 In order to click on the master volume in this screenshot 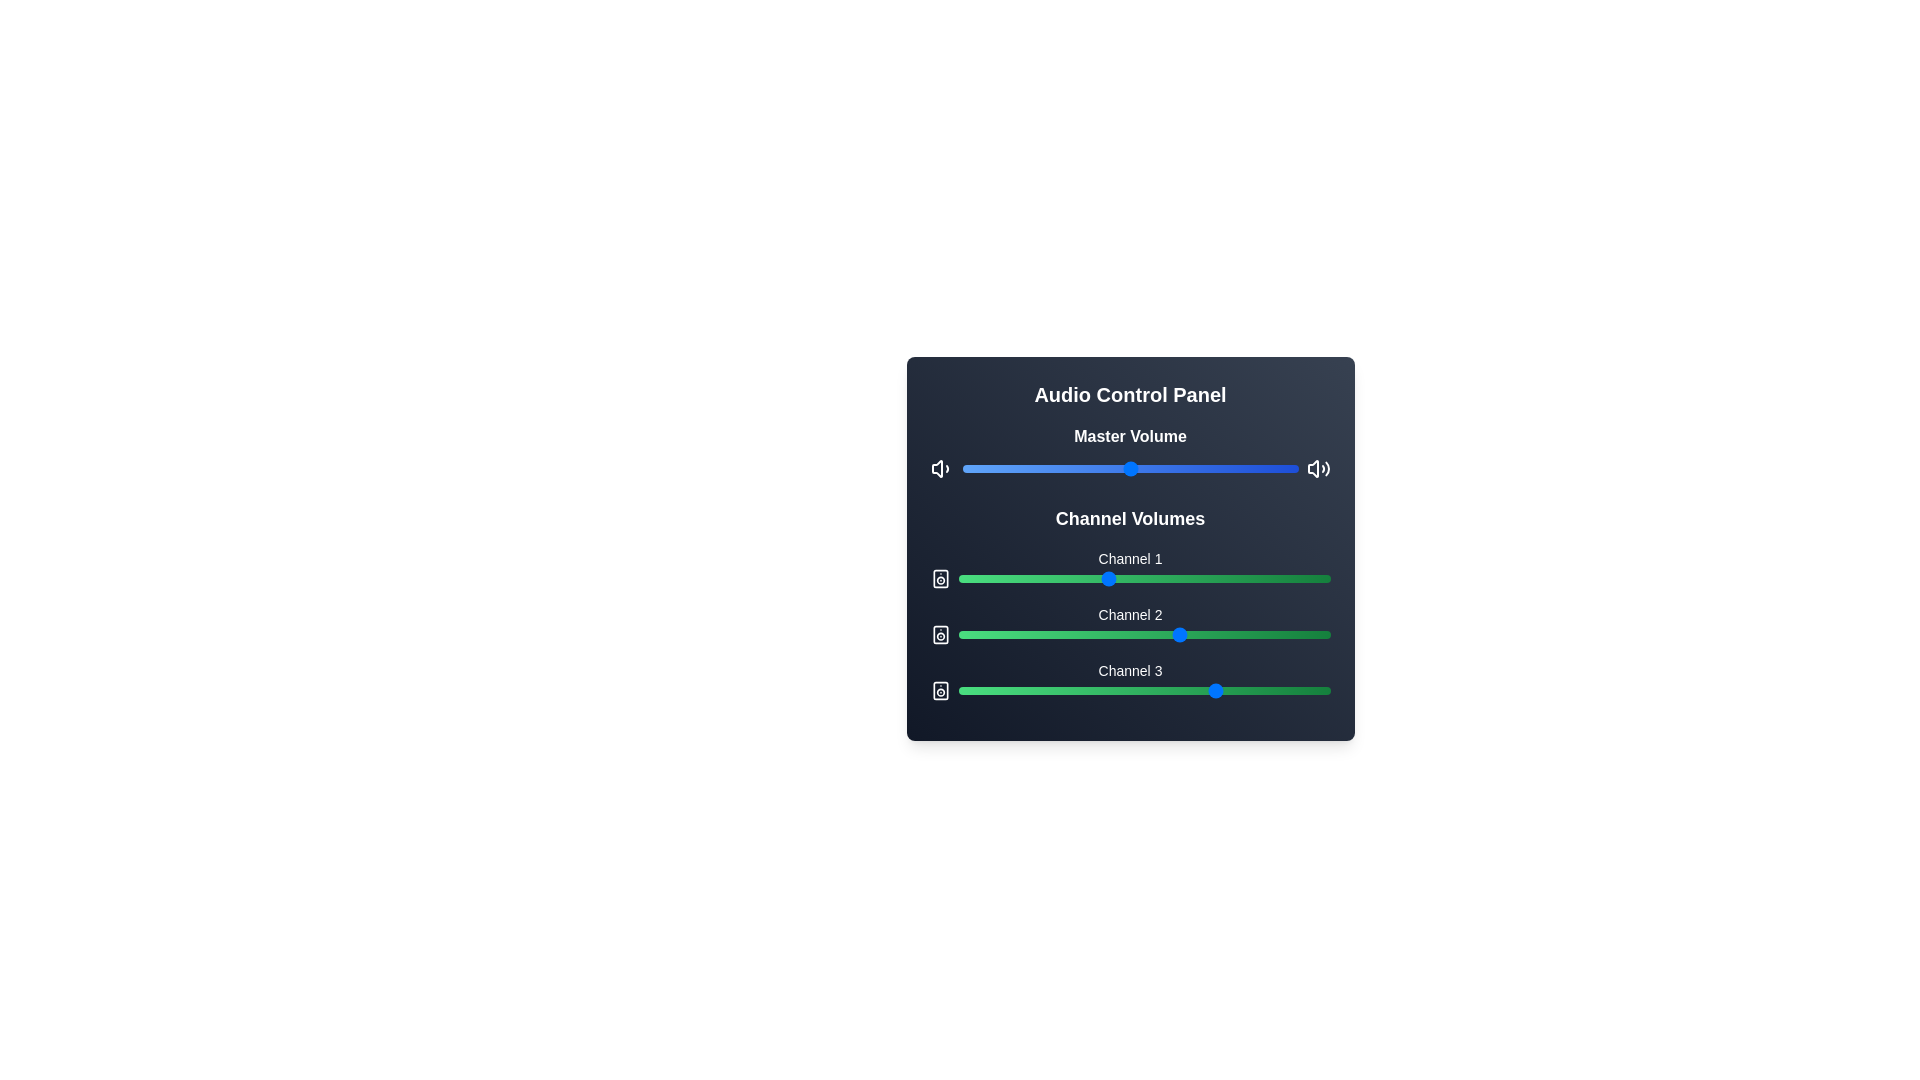, I will do `click(1069, 469)`.